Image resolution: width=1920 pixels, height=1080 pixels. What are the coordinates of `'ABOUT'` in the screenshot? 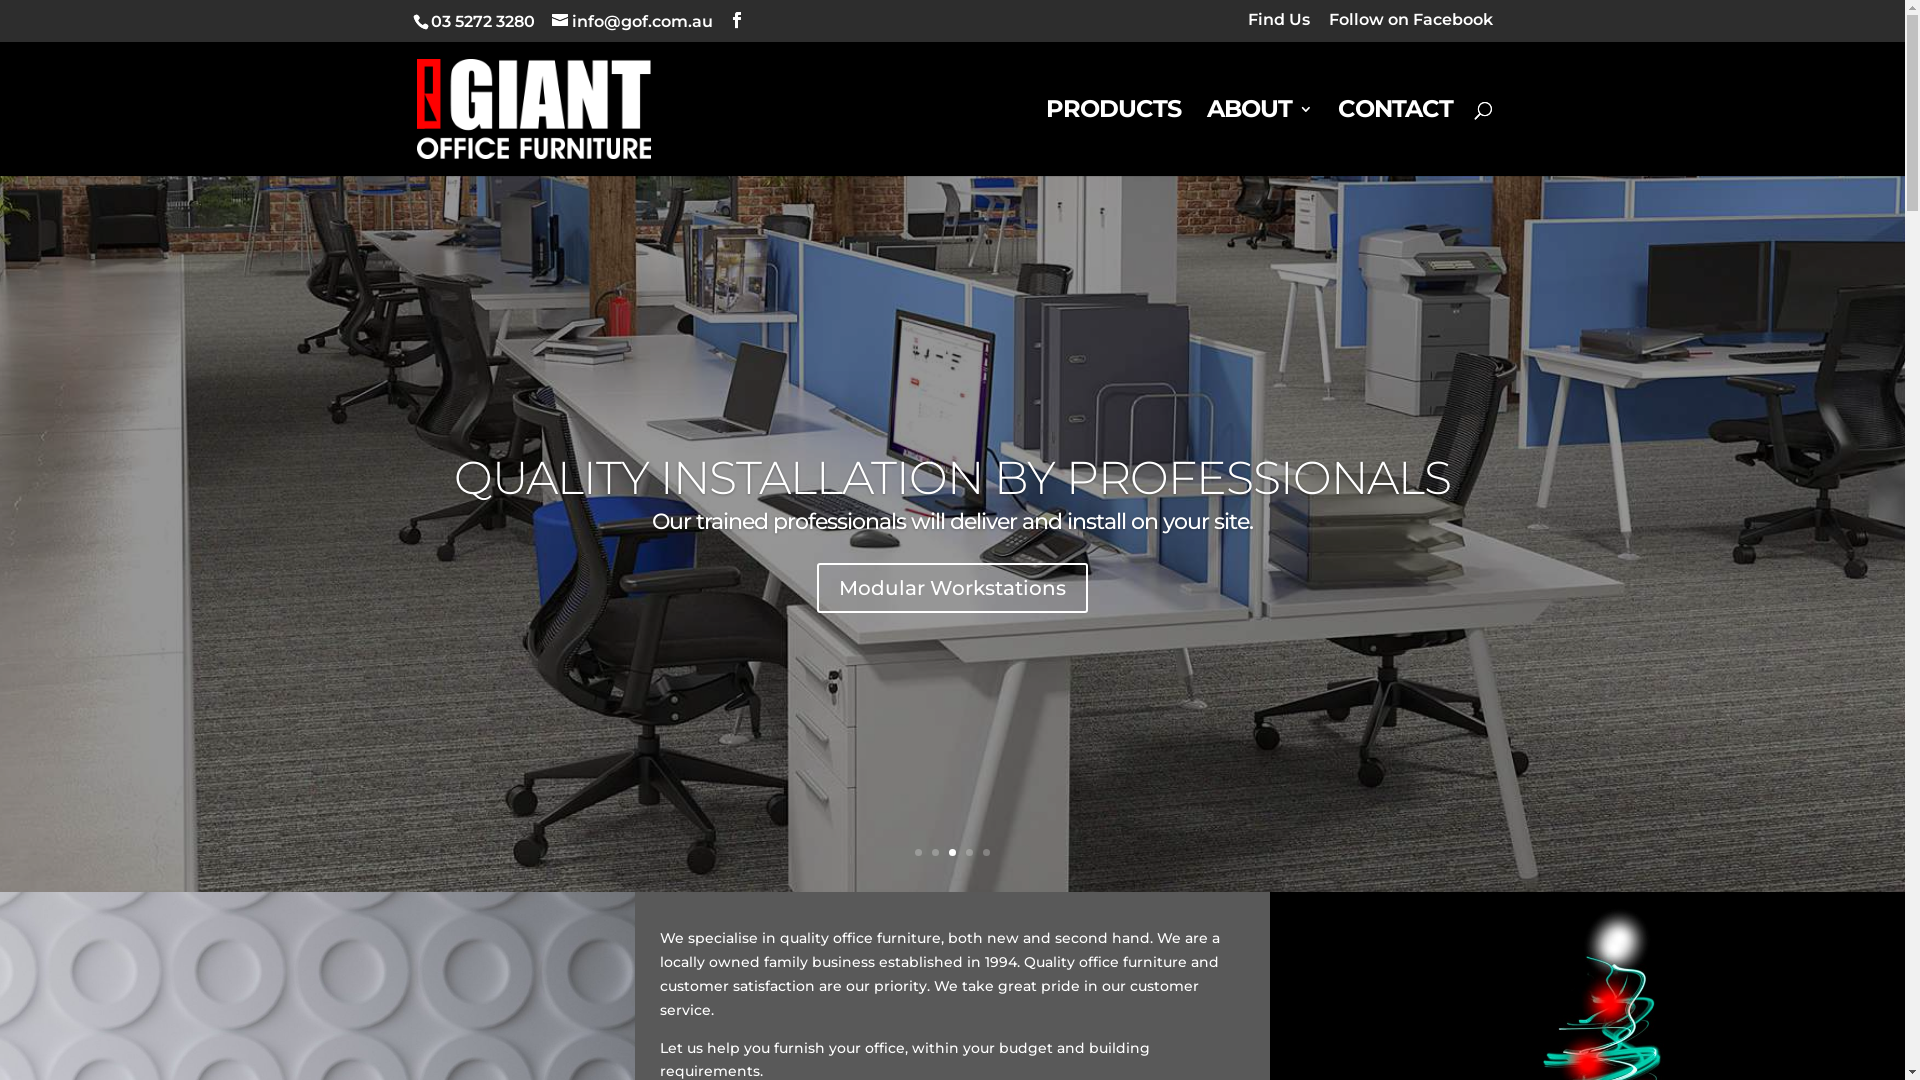 It's located at (1257, 137).